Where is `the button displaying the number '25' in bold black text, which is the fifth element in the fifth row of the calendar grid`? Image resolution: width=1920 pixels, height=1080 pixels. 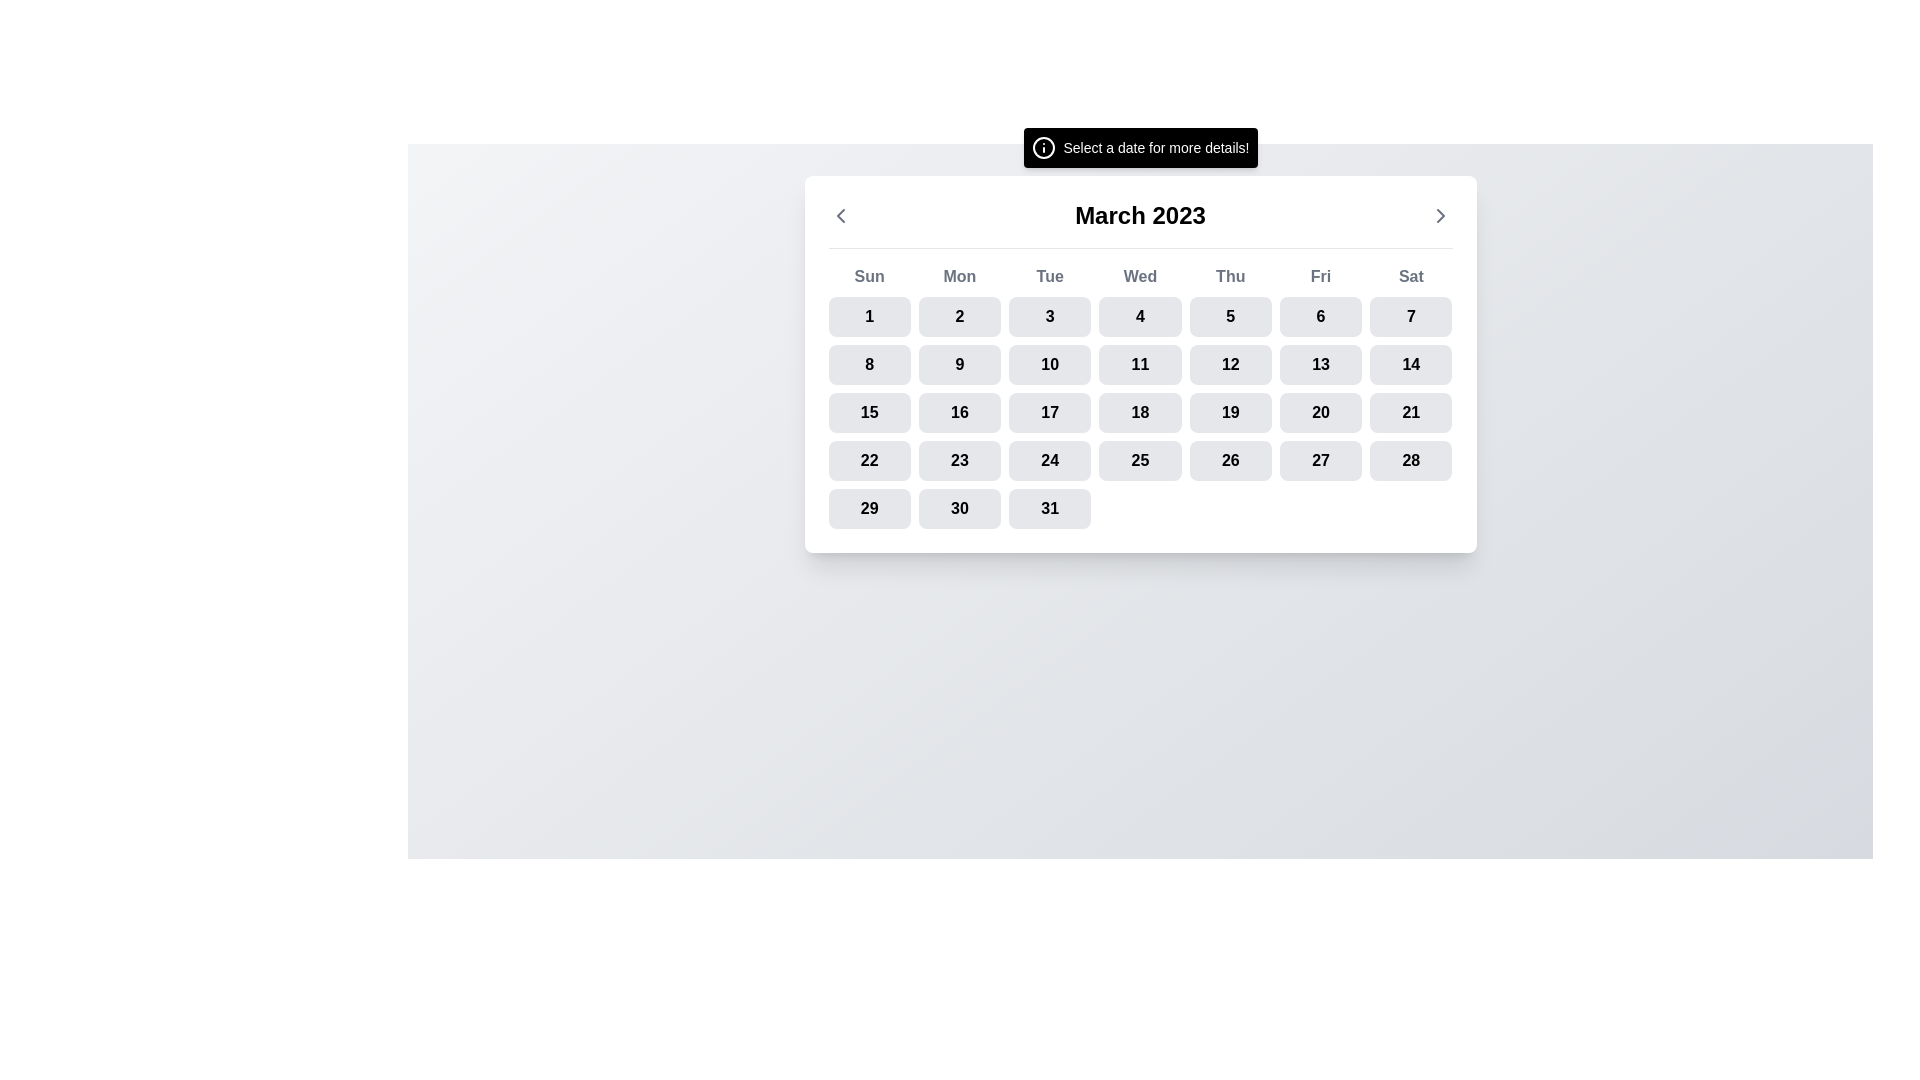 the button displaying the number '25' in bold black text, which is the fifth element in the fifth row of the calendar grid is located at coordinates (1140, 461).